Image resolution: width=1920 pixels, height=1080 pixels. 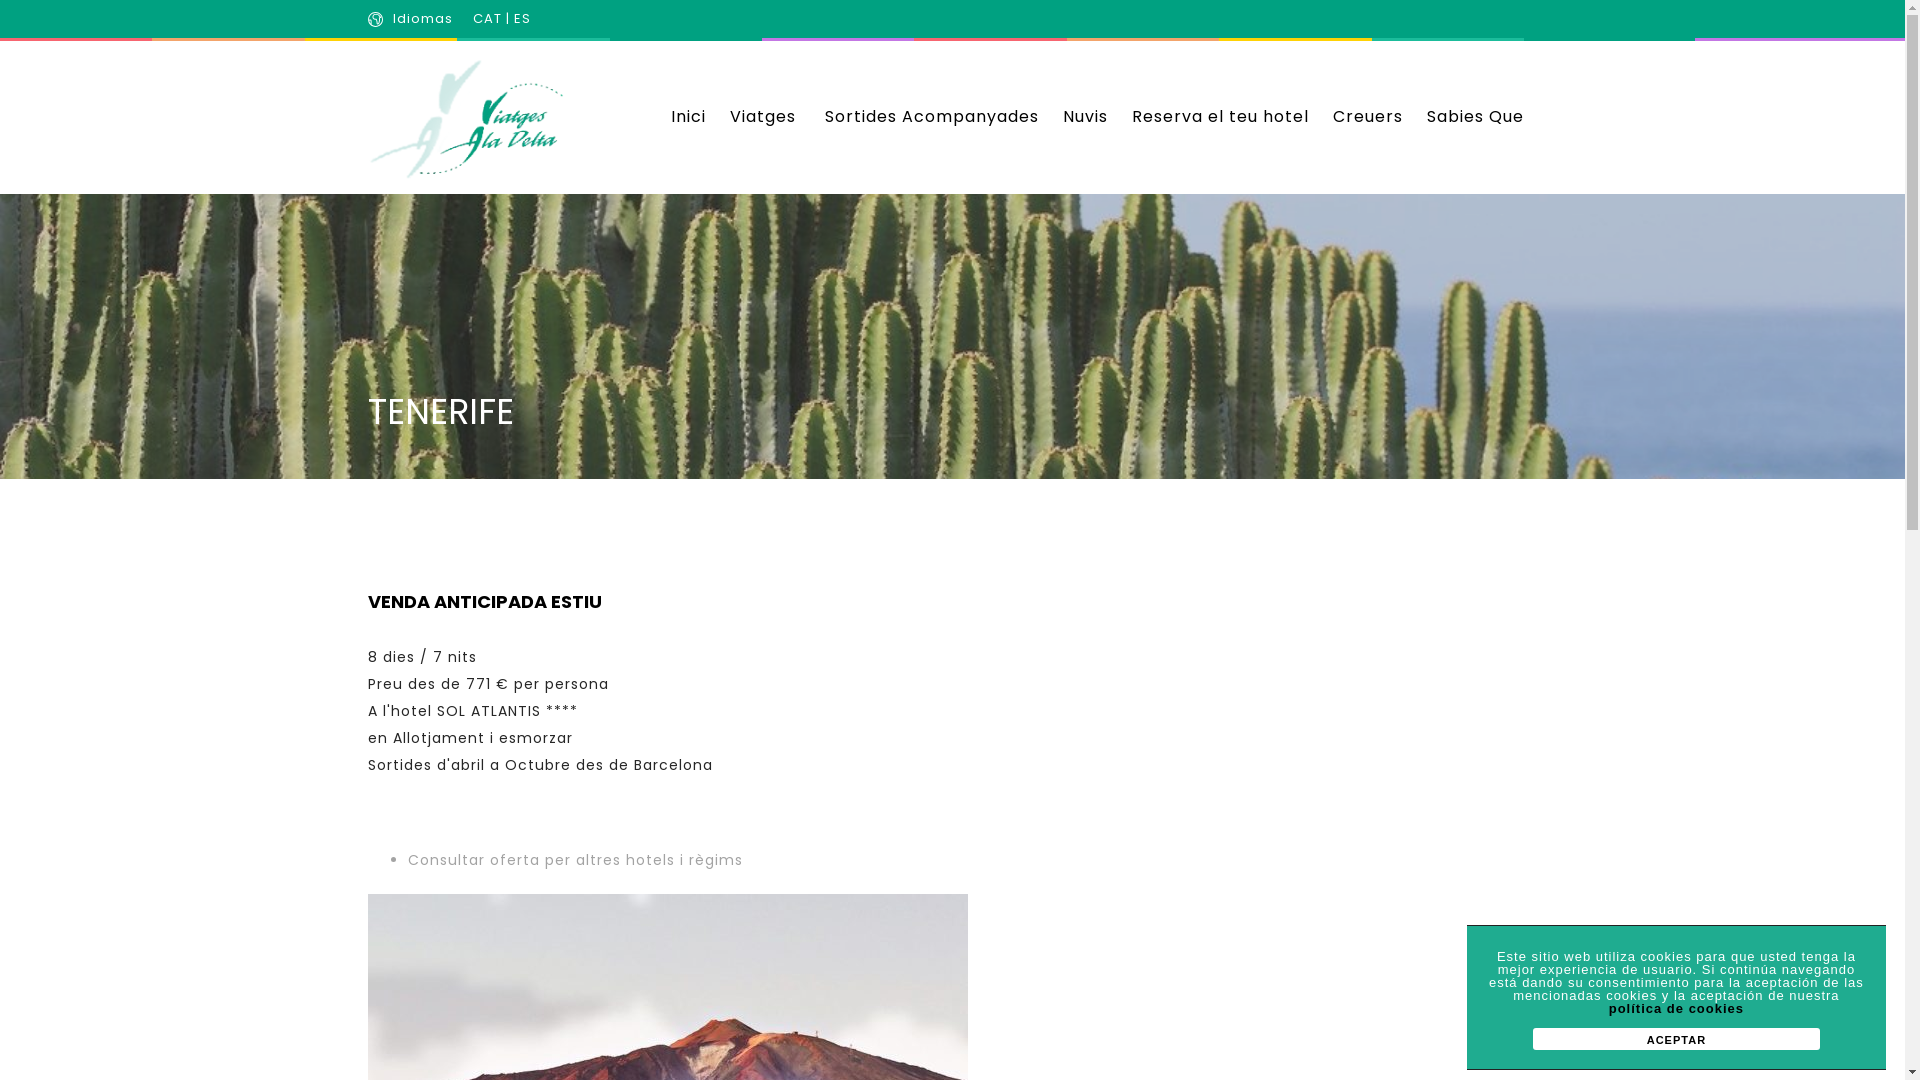 I want to click on 'ES', so click(x=522, y=18).